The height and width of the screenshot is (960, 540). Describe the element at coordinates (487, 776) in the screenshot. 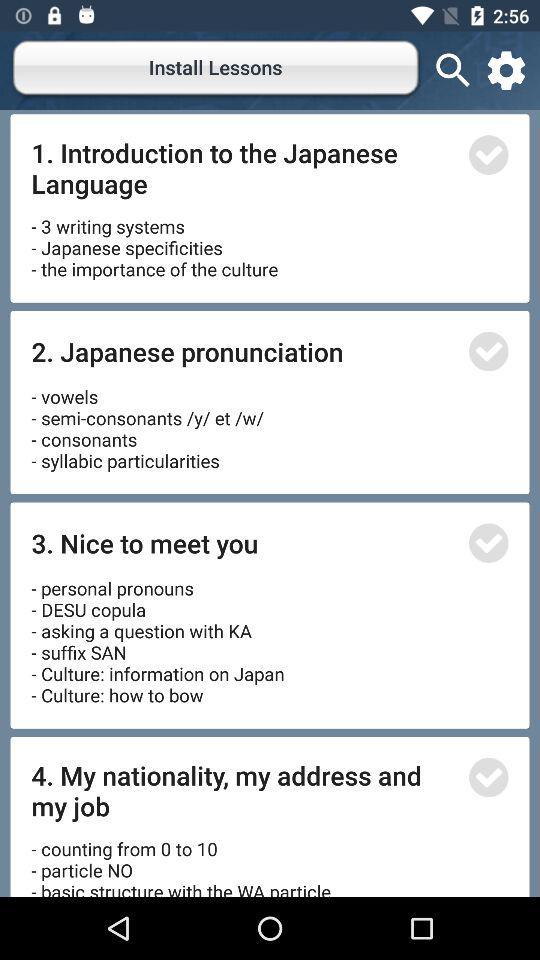

I see `option` at that location.